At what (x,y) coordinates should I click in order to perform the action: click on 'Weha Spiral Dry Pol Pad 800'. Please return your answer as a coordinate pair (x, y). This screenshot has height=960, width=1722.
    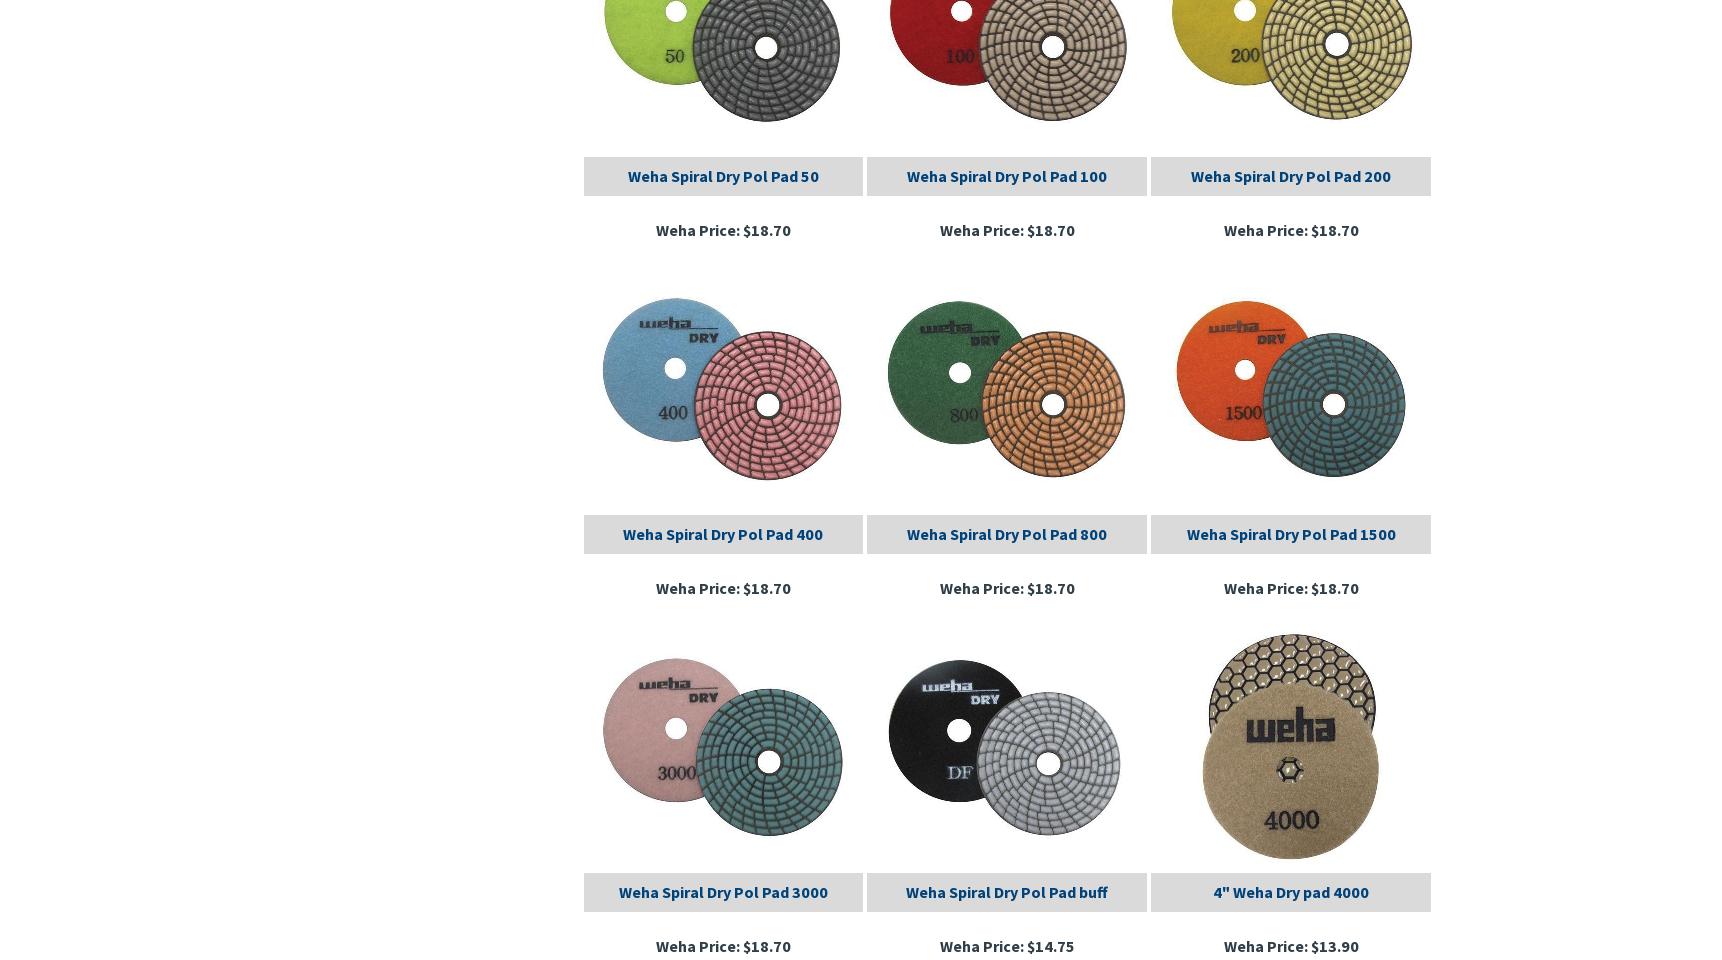
    Looking at the image, I should click on (1007, 531).